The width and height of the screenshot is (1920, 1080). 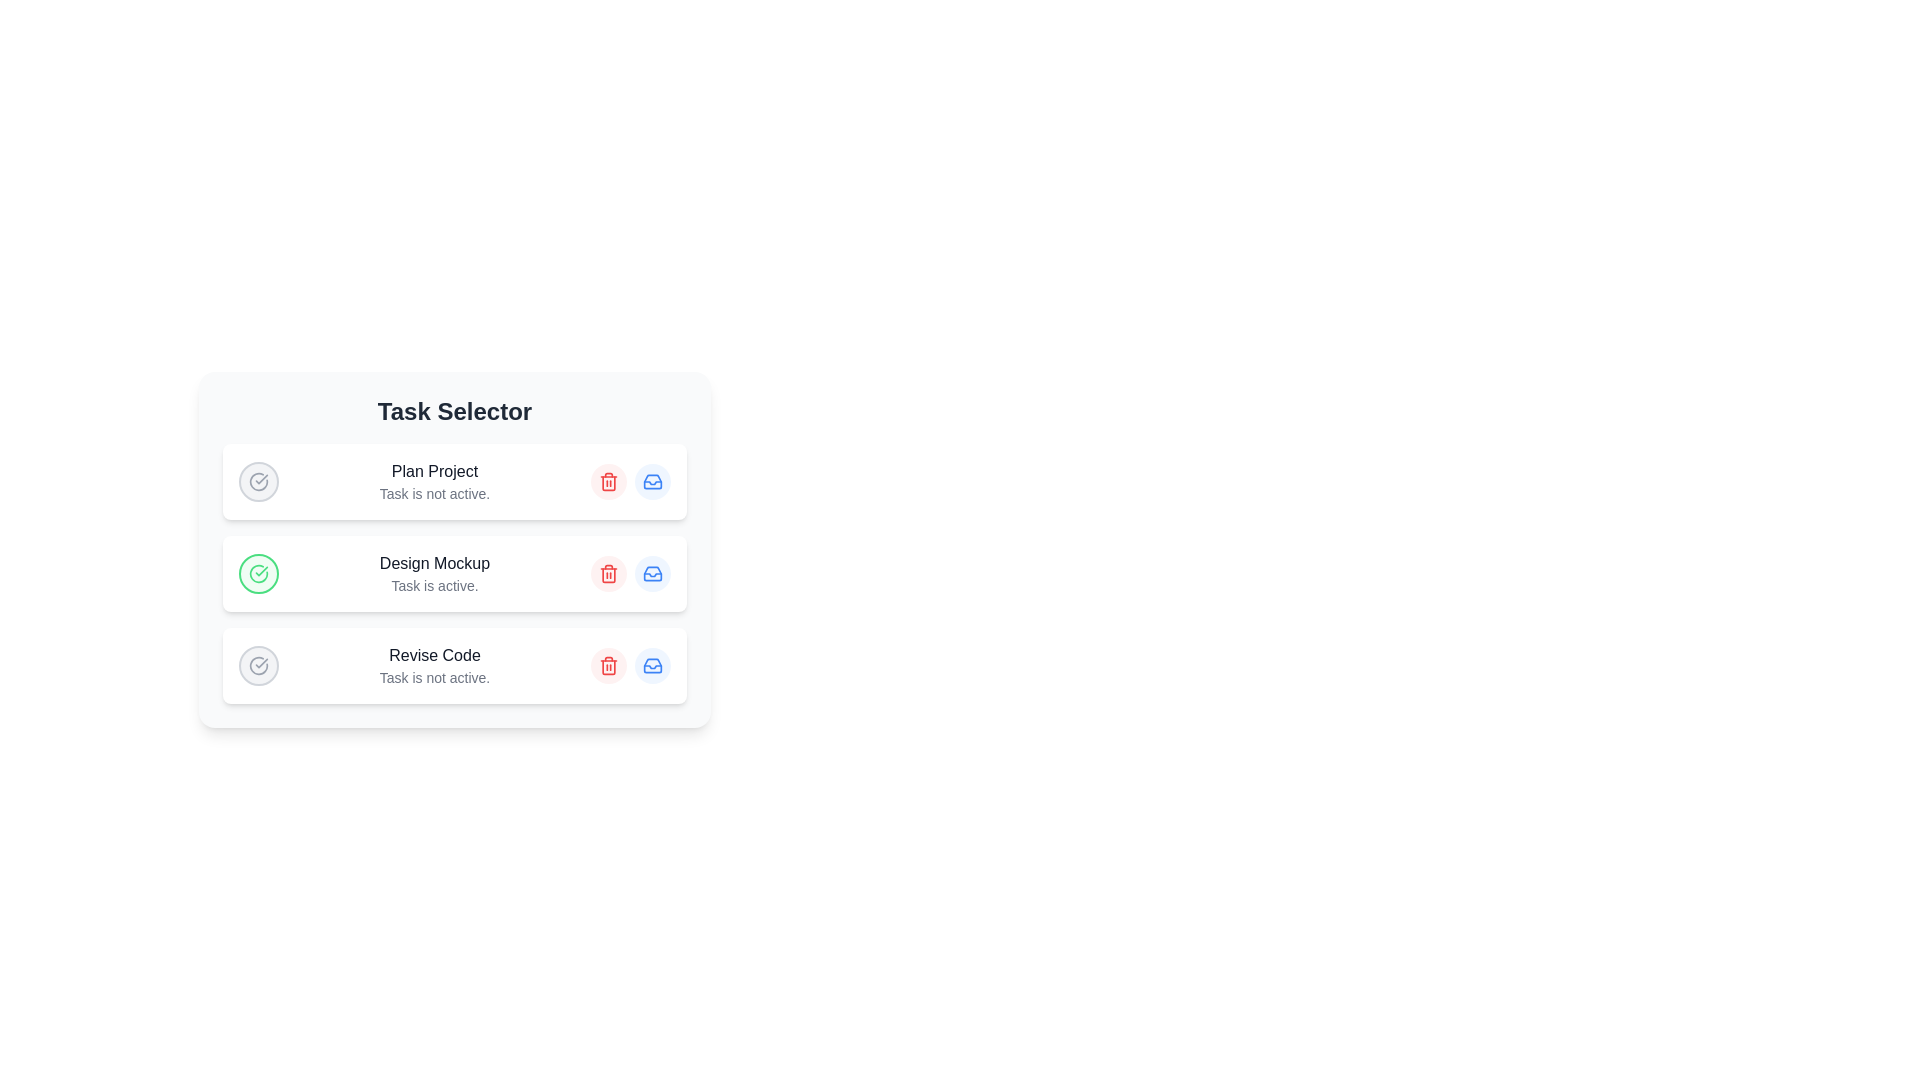 What do you see at coordinates (434, 655) in the screenshot?
I see `the informational text label indicating the name of the task, which is positioned above the text 'Task is not active.' in the third task card under the 'Task Selector' heading` at bounding box center [434, 655].